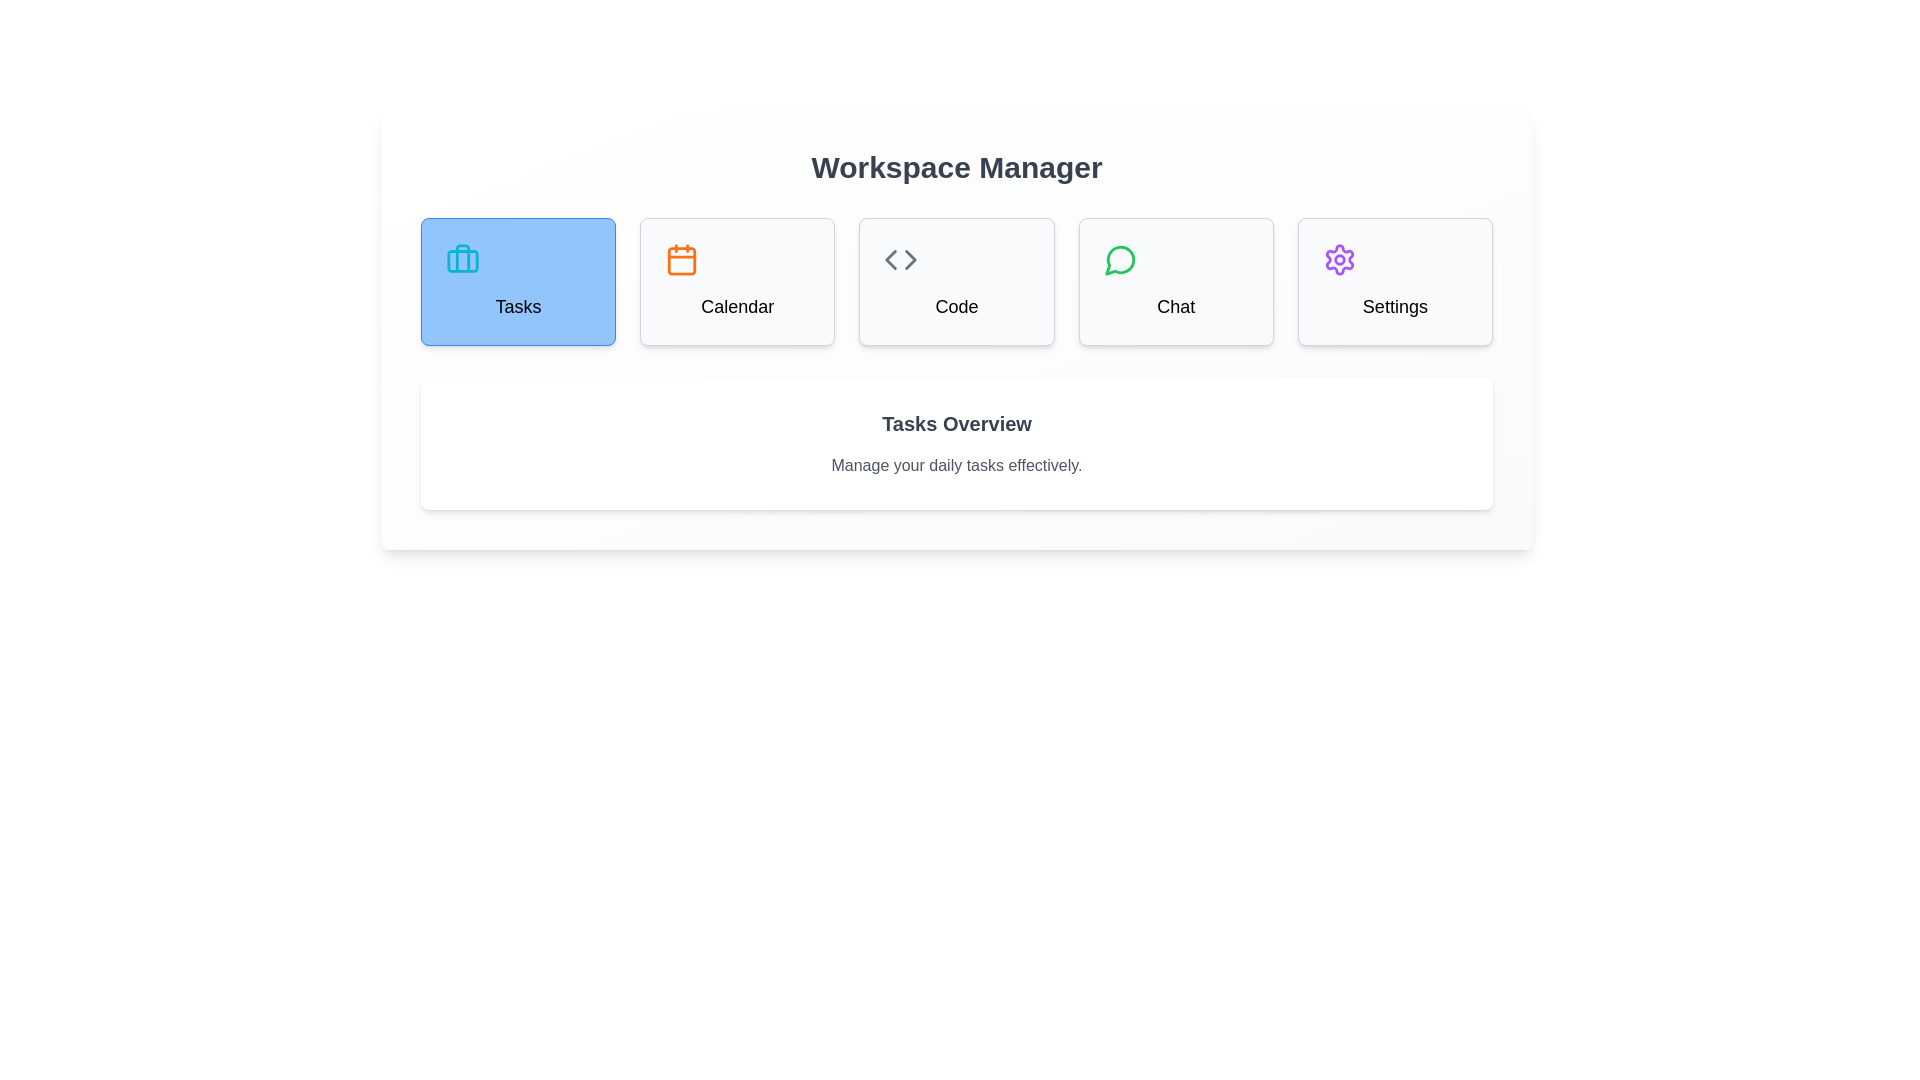 The width and height of the screenshot is (1920, 1080). What do you see at coordinates (1394, 307) in the screenshot?
I see `the 'Settings' text label, which is displayed in a medium-sized bold font at the bottom of the 'Settings' card, the fifth option in a row of cards` at bounding box center [1394, 307].